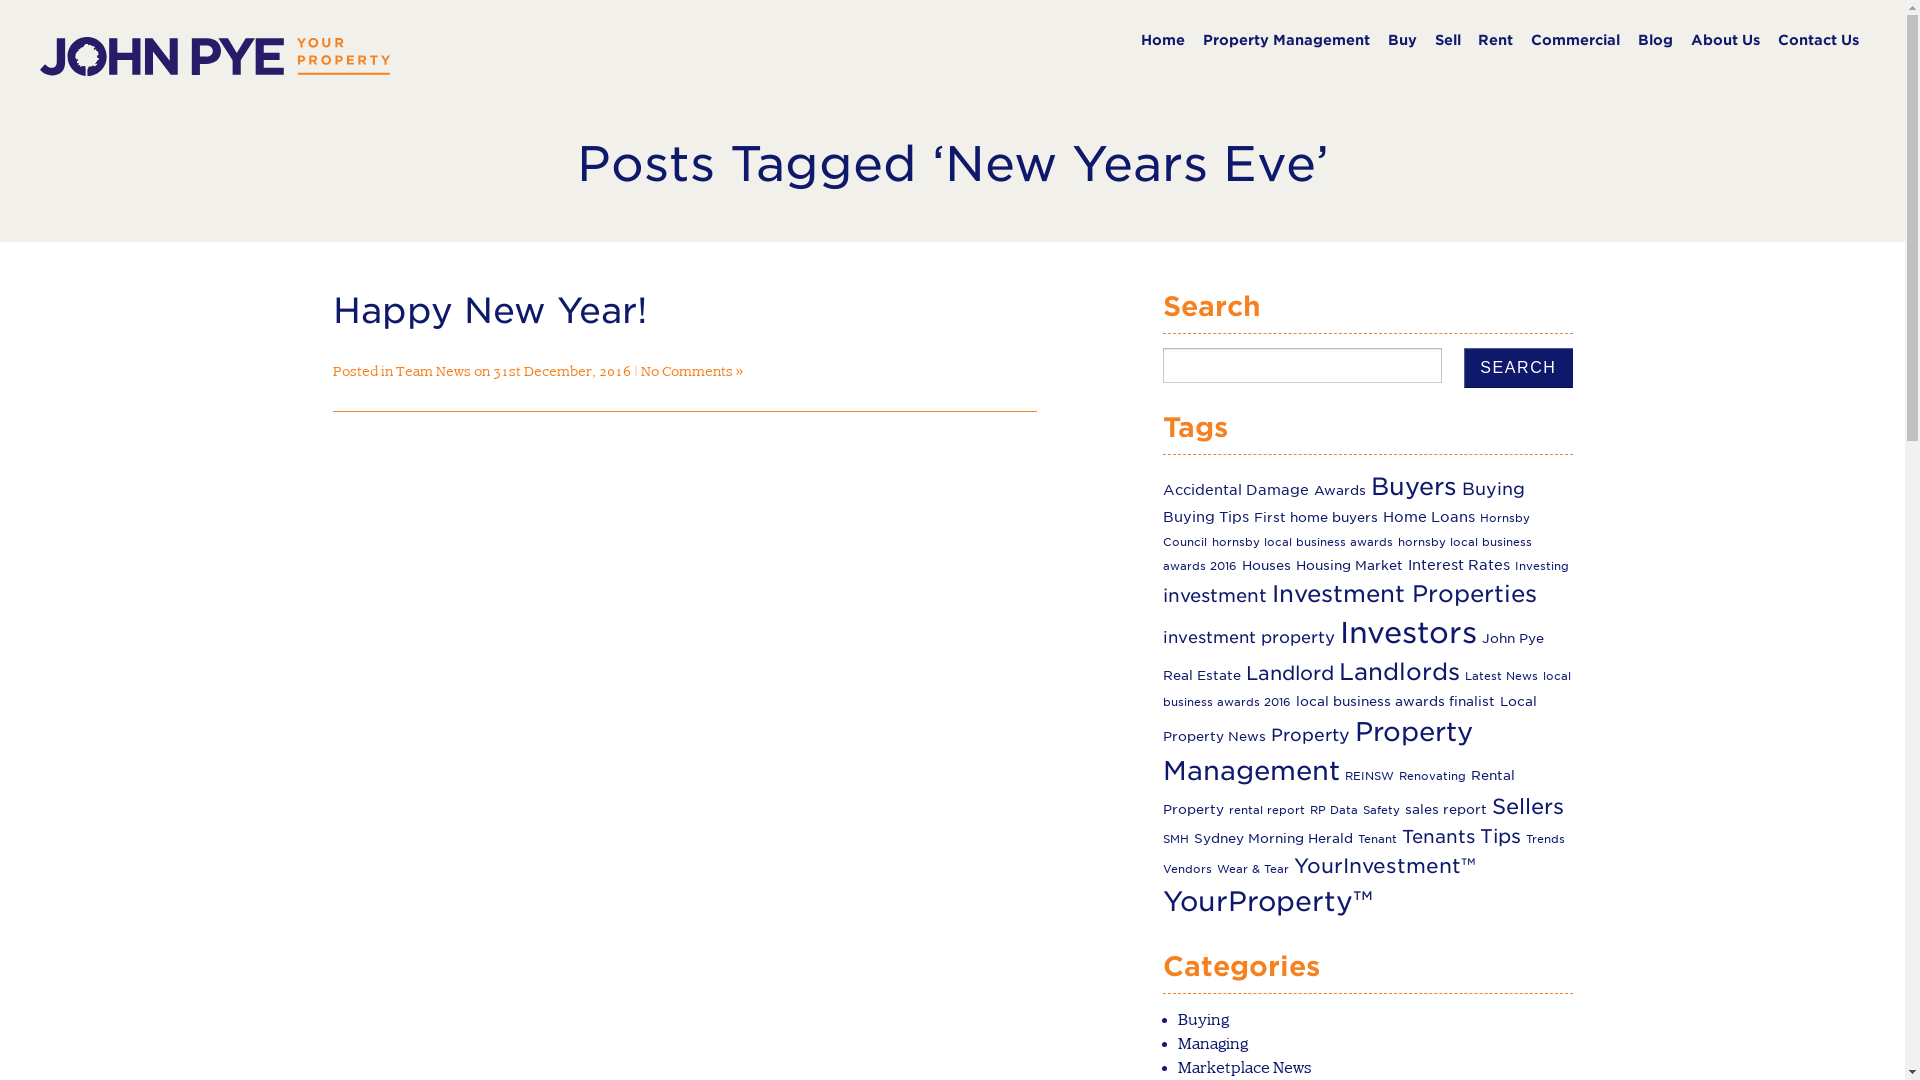  I want to click on 'Buying Tips', so click(1204, 515).